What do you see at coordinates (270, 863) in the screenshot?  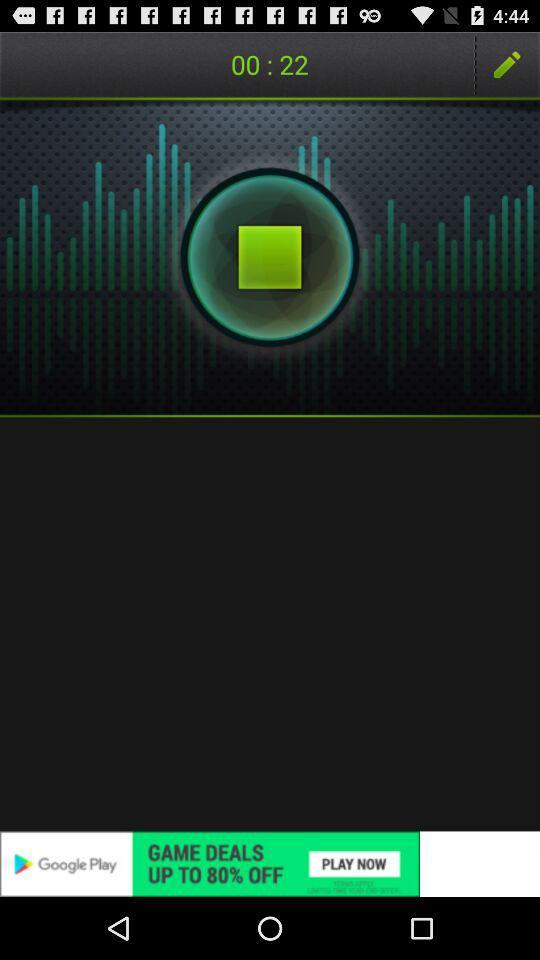 I see `the icon at the bottom` at bounding box center [270, 863].